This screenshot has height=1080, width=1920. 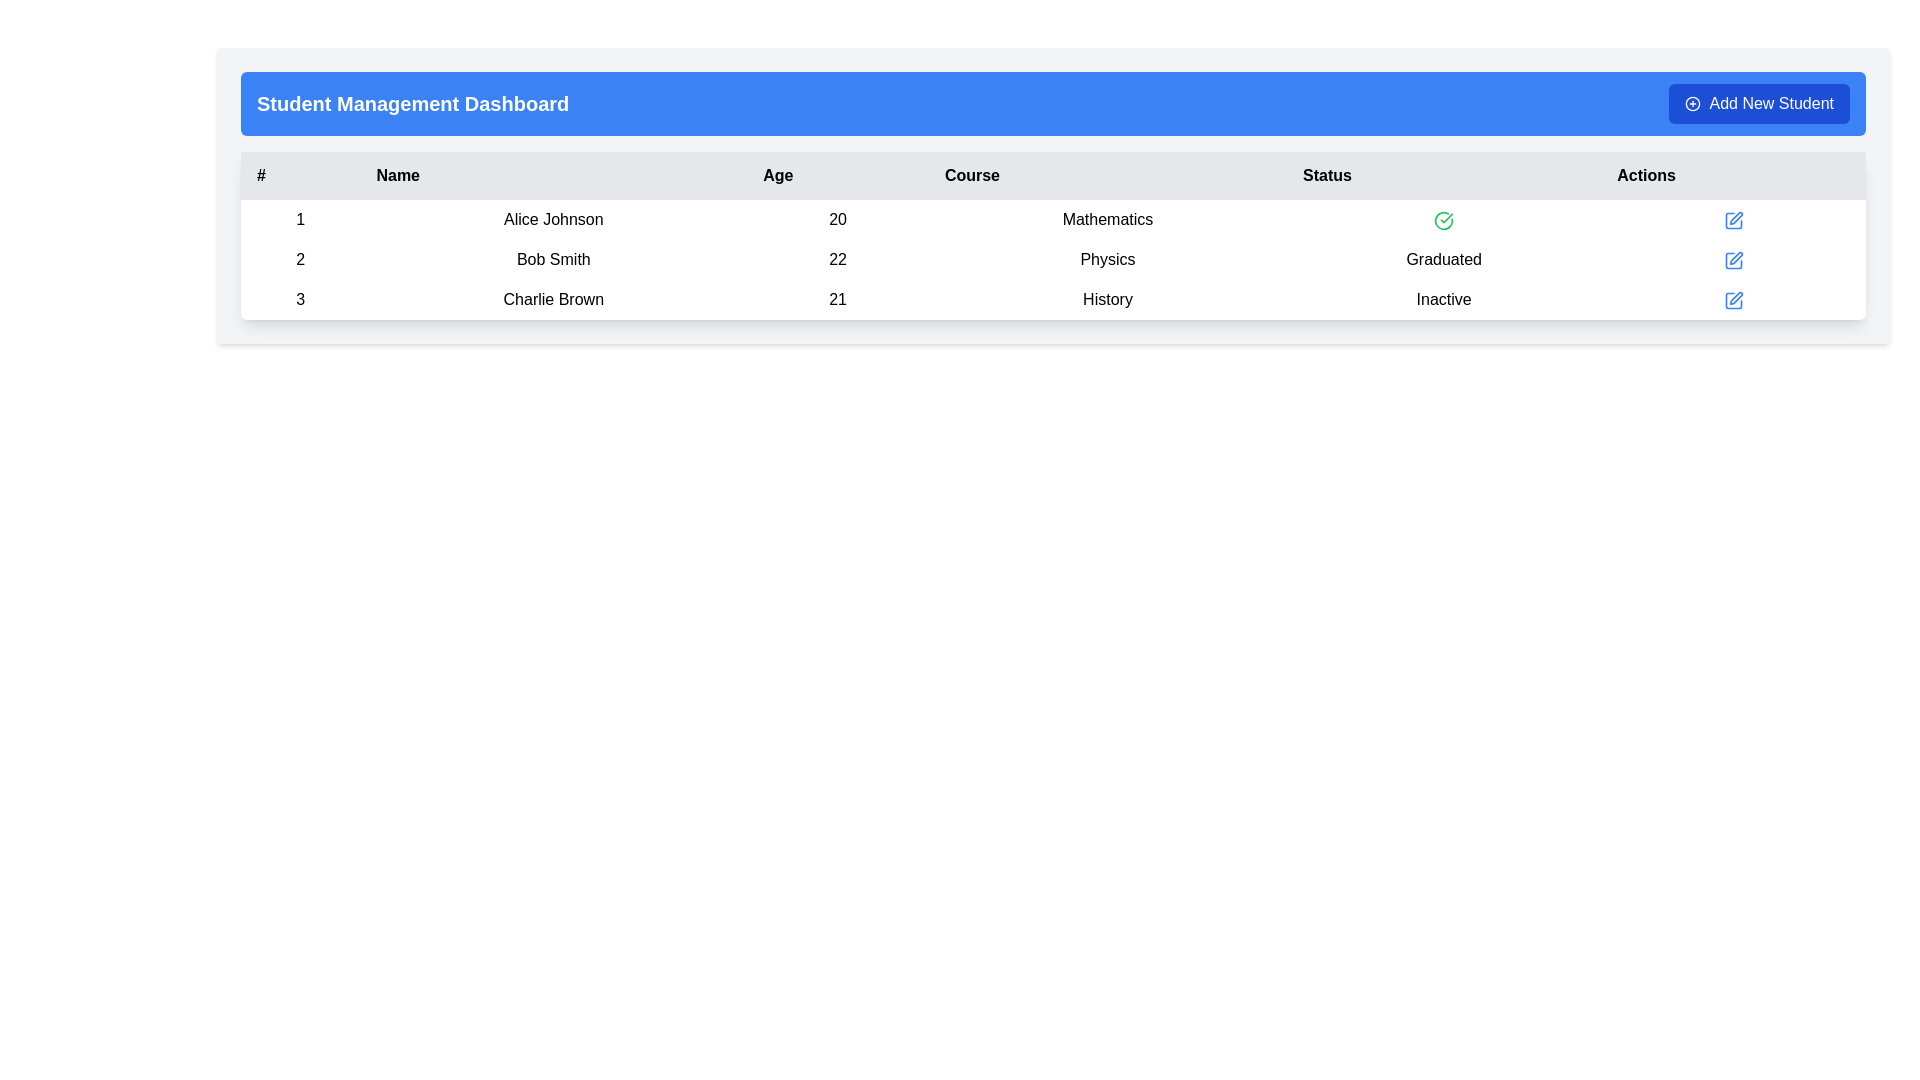 What do you see at coordinates (1444, 219) in the screenshot?
I see `the status icon located in the 'Status' column of the student management dashboard, corresponding to Alice Johnson's row, which indicates the current state of the student's course status` at bounding box center [1444, 219].